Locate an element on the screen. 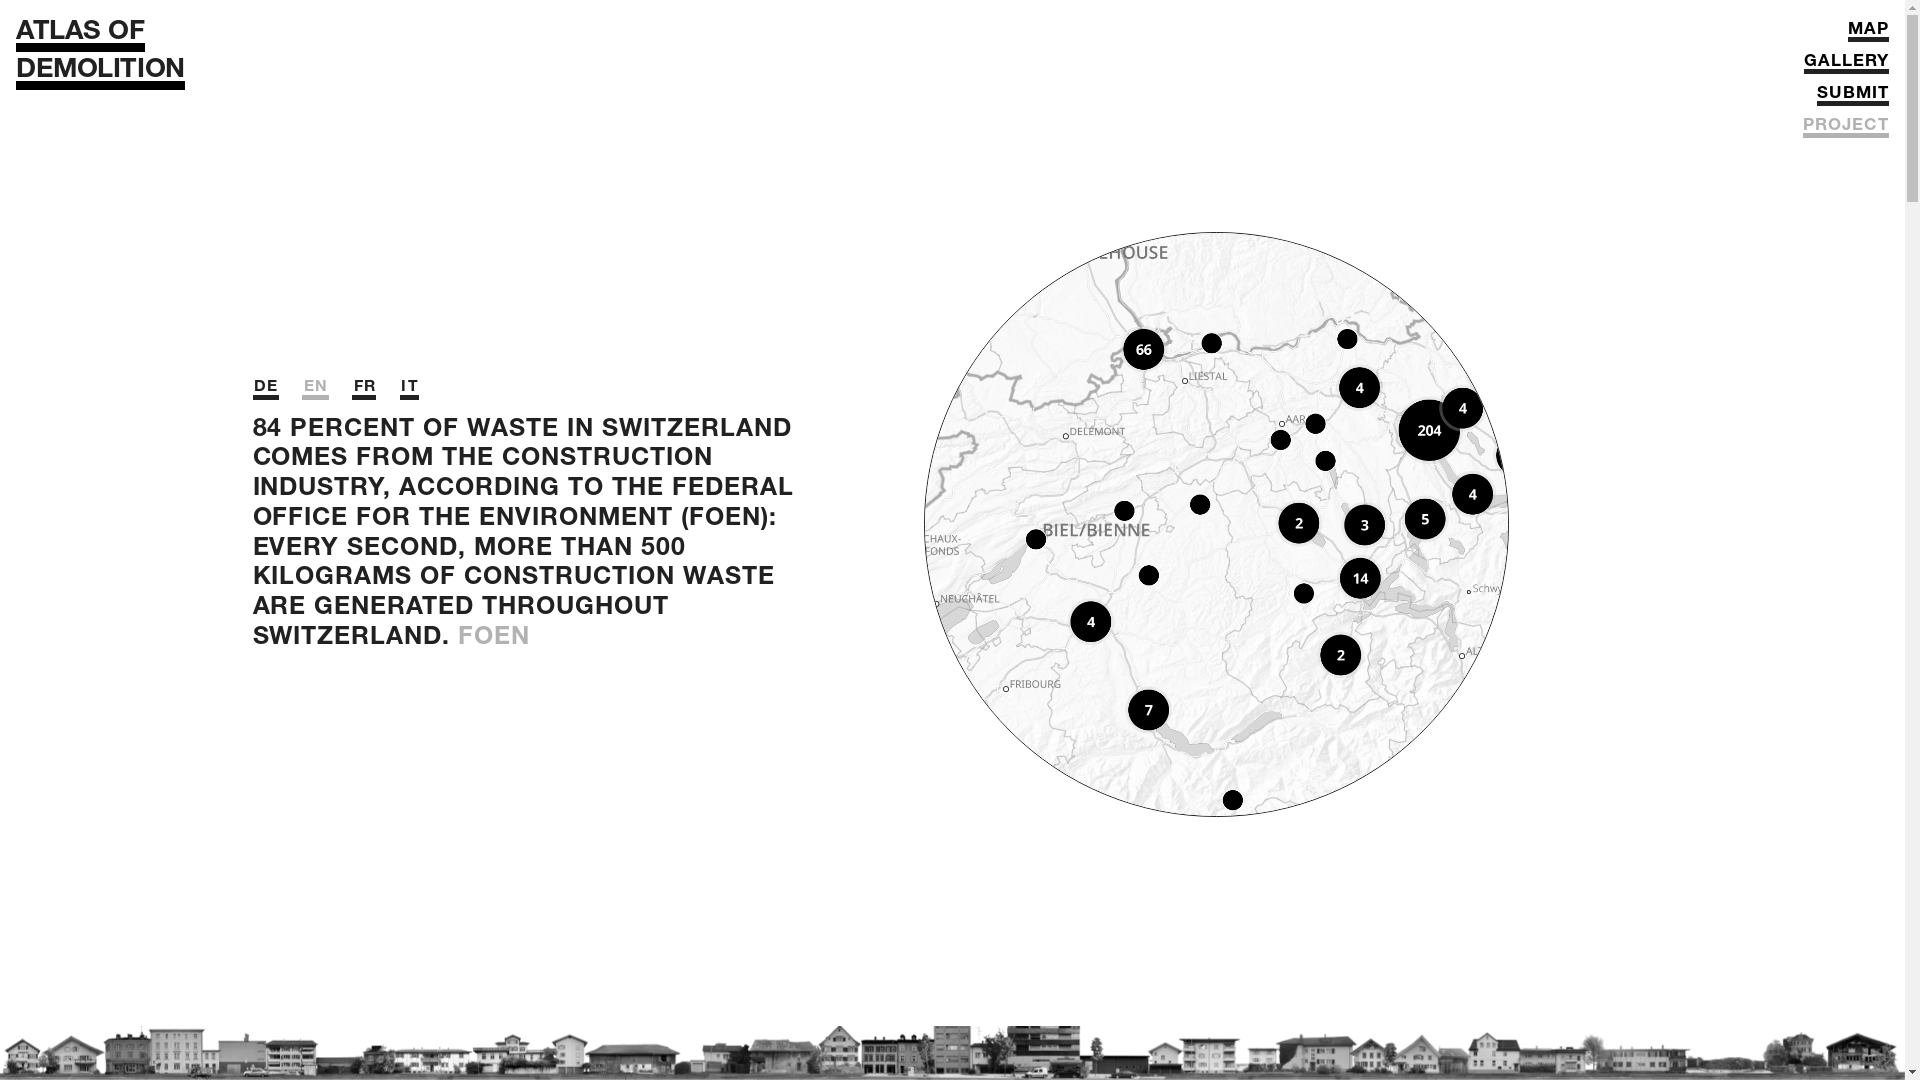  'IT' is located at coordinates (408, 389).